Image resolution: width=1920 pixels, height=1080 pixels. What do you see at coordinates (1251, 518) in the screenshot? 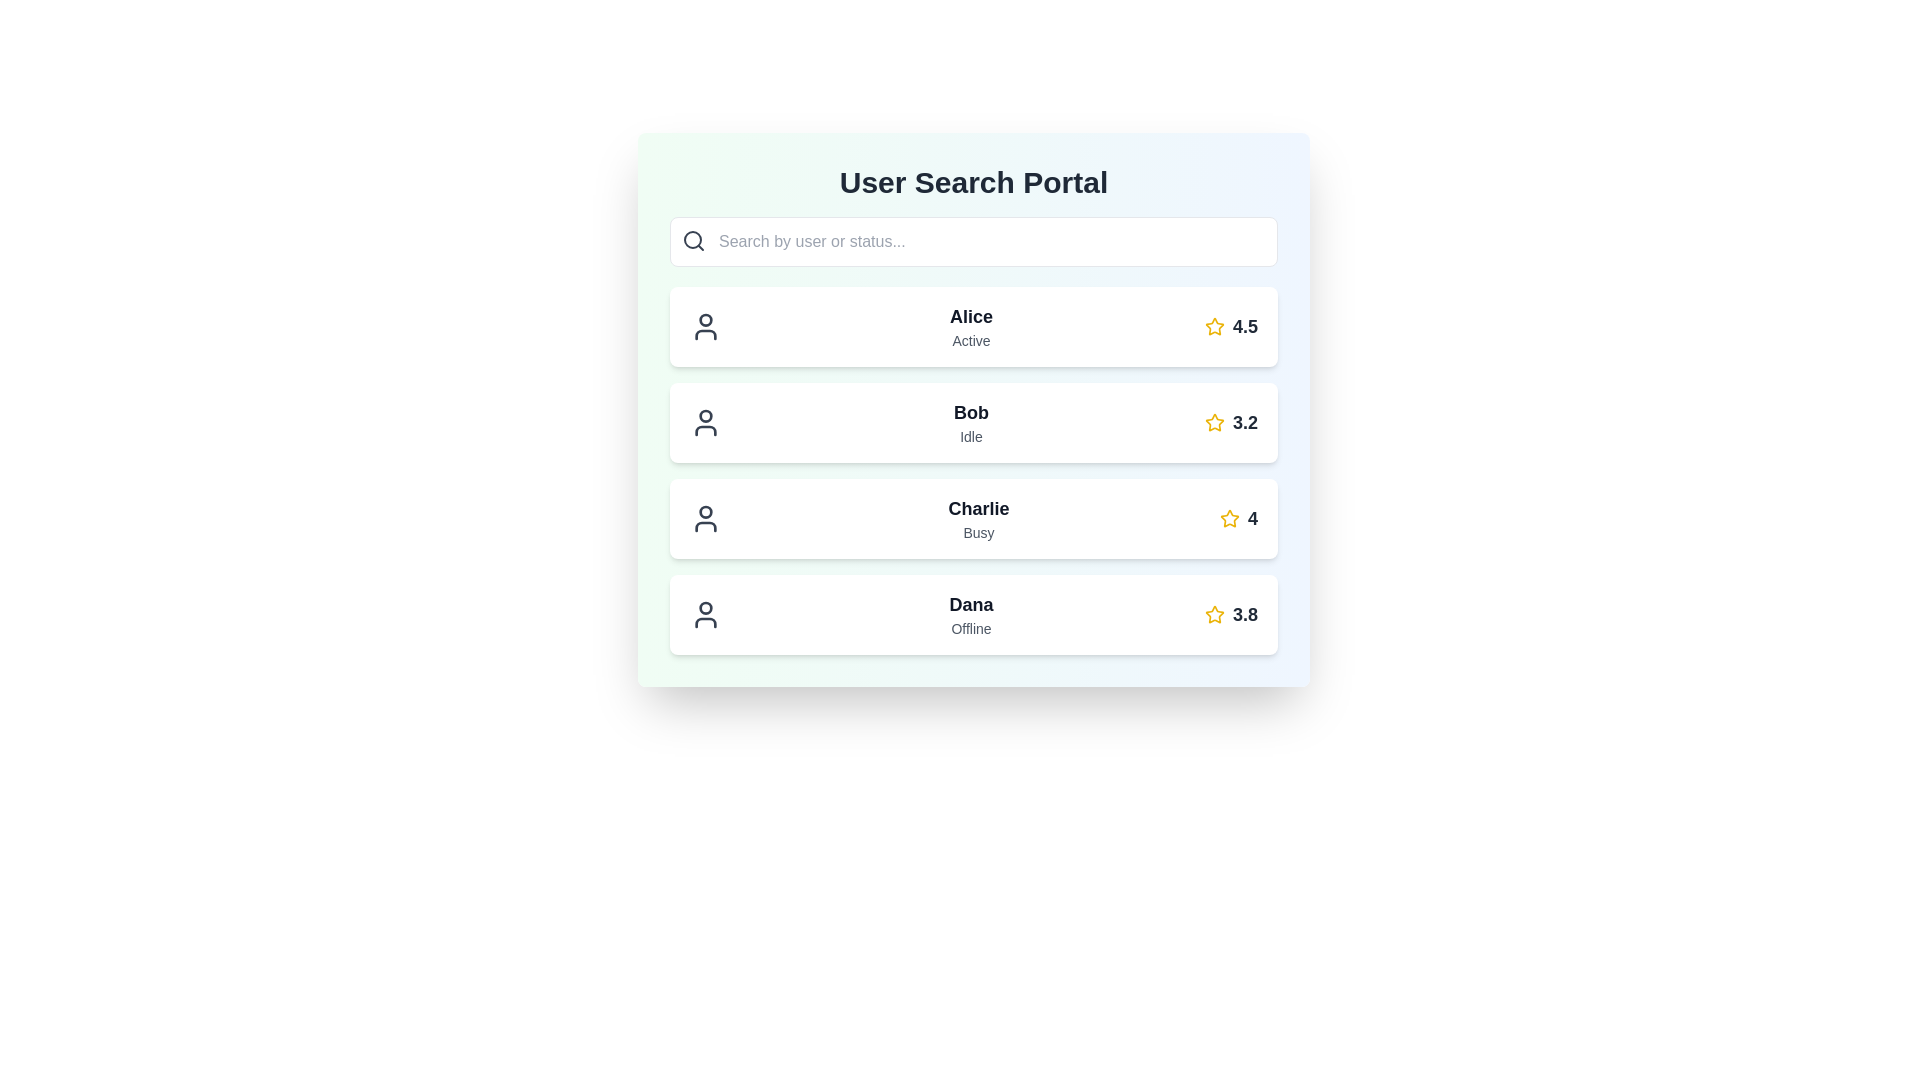
I see `the numerical rating value element associated with user 'Charlie' located in the third row of the user list interface, positioned to the right of the yellow star icon` at bounding box center [1251, 518].